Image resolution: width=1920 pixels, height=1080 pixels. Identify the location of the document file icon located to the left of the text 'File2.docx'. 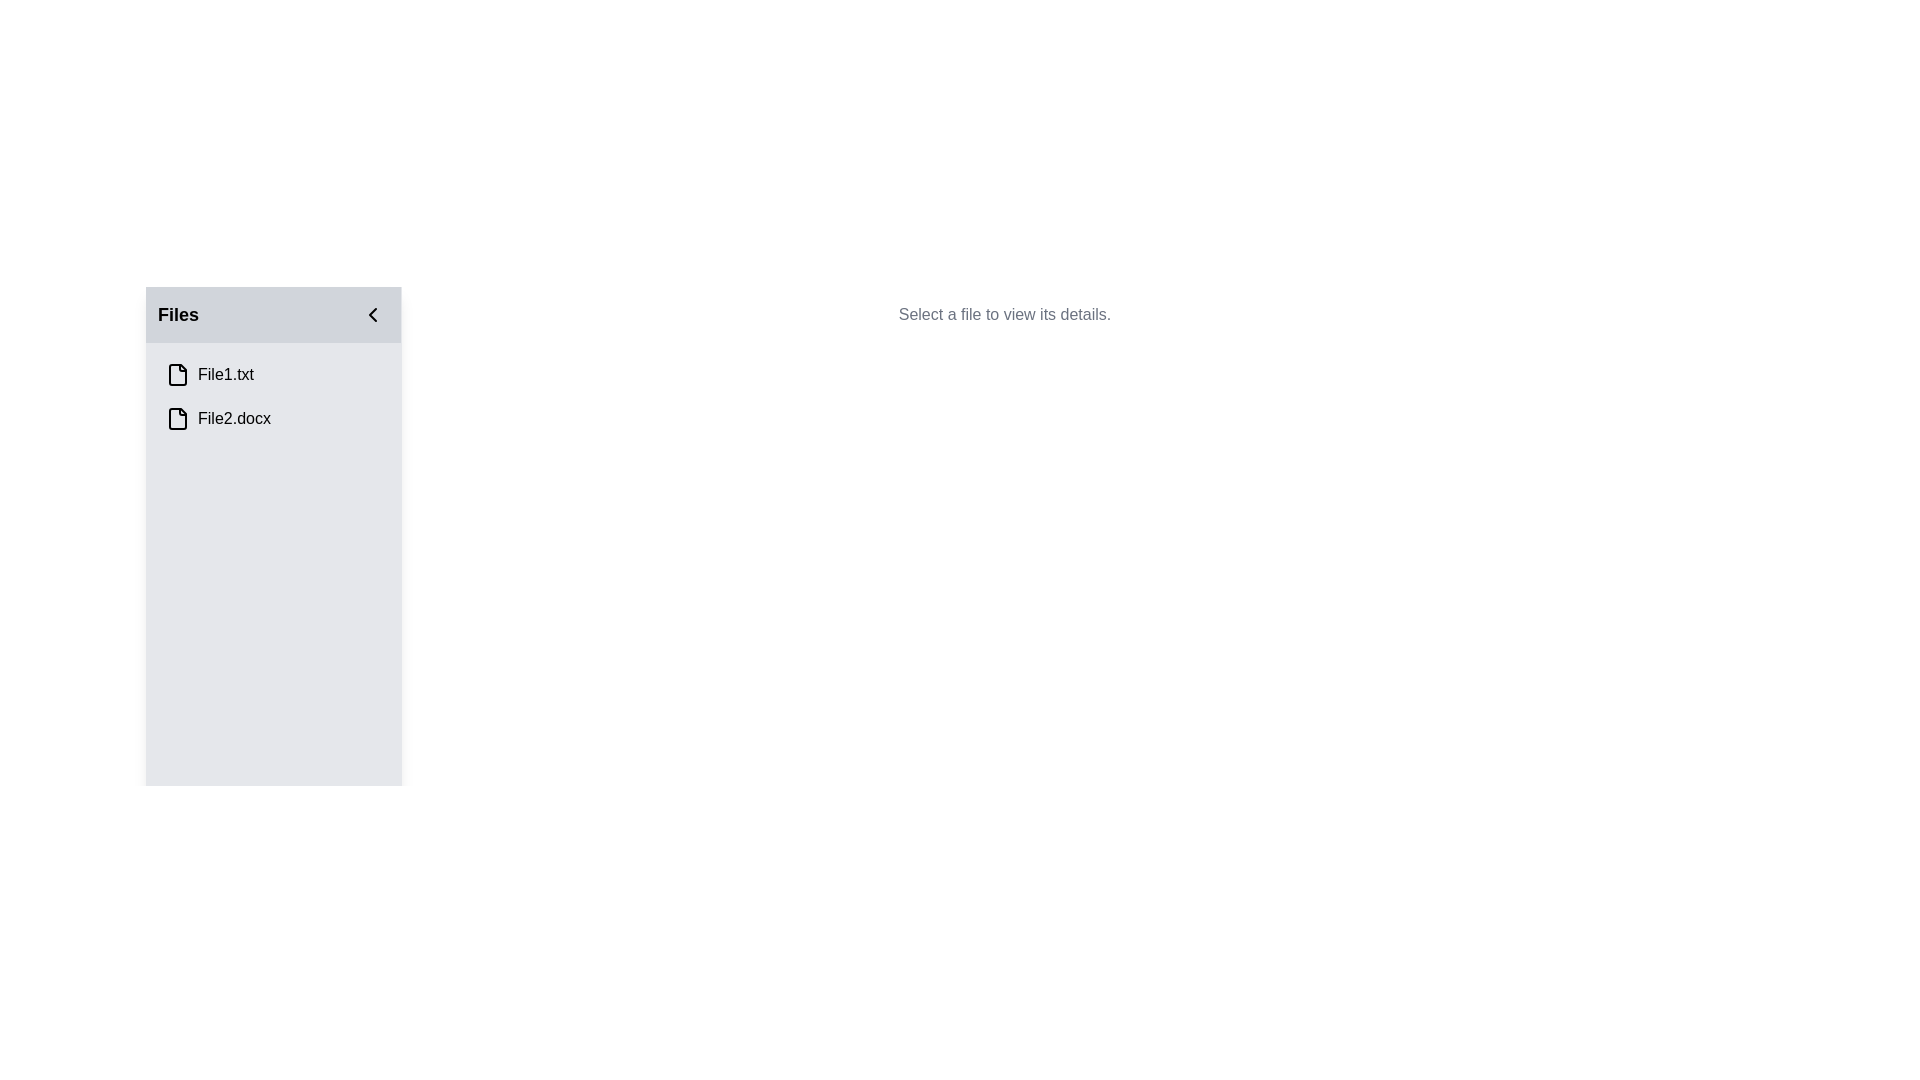
(177, 418).